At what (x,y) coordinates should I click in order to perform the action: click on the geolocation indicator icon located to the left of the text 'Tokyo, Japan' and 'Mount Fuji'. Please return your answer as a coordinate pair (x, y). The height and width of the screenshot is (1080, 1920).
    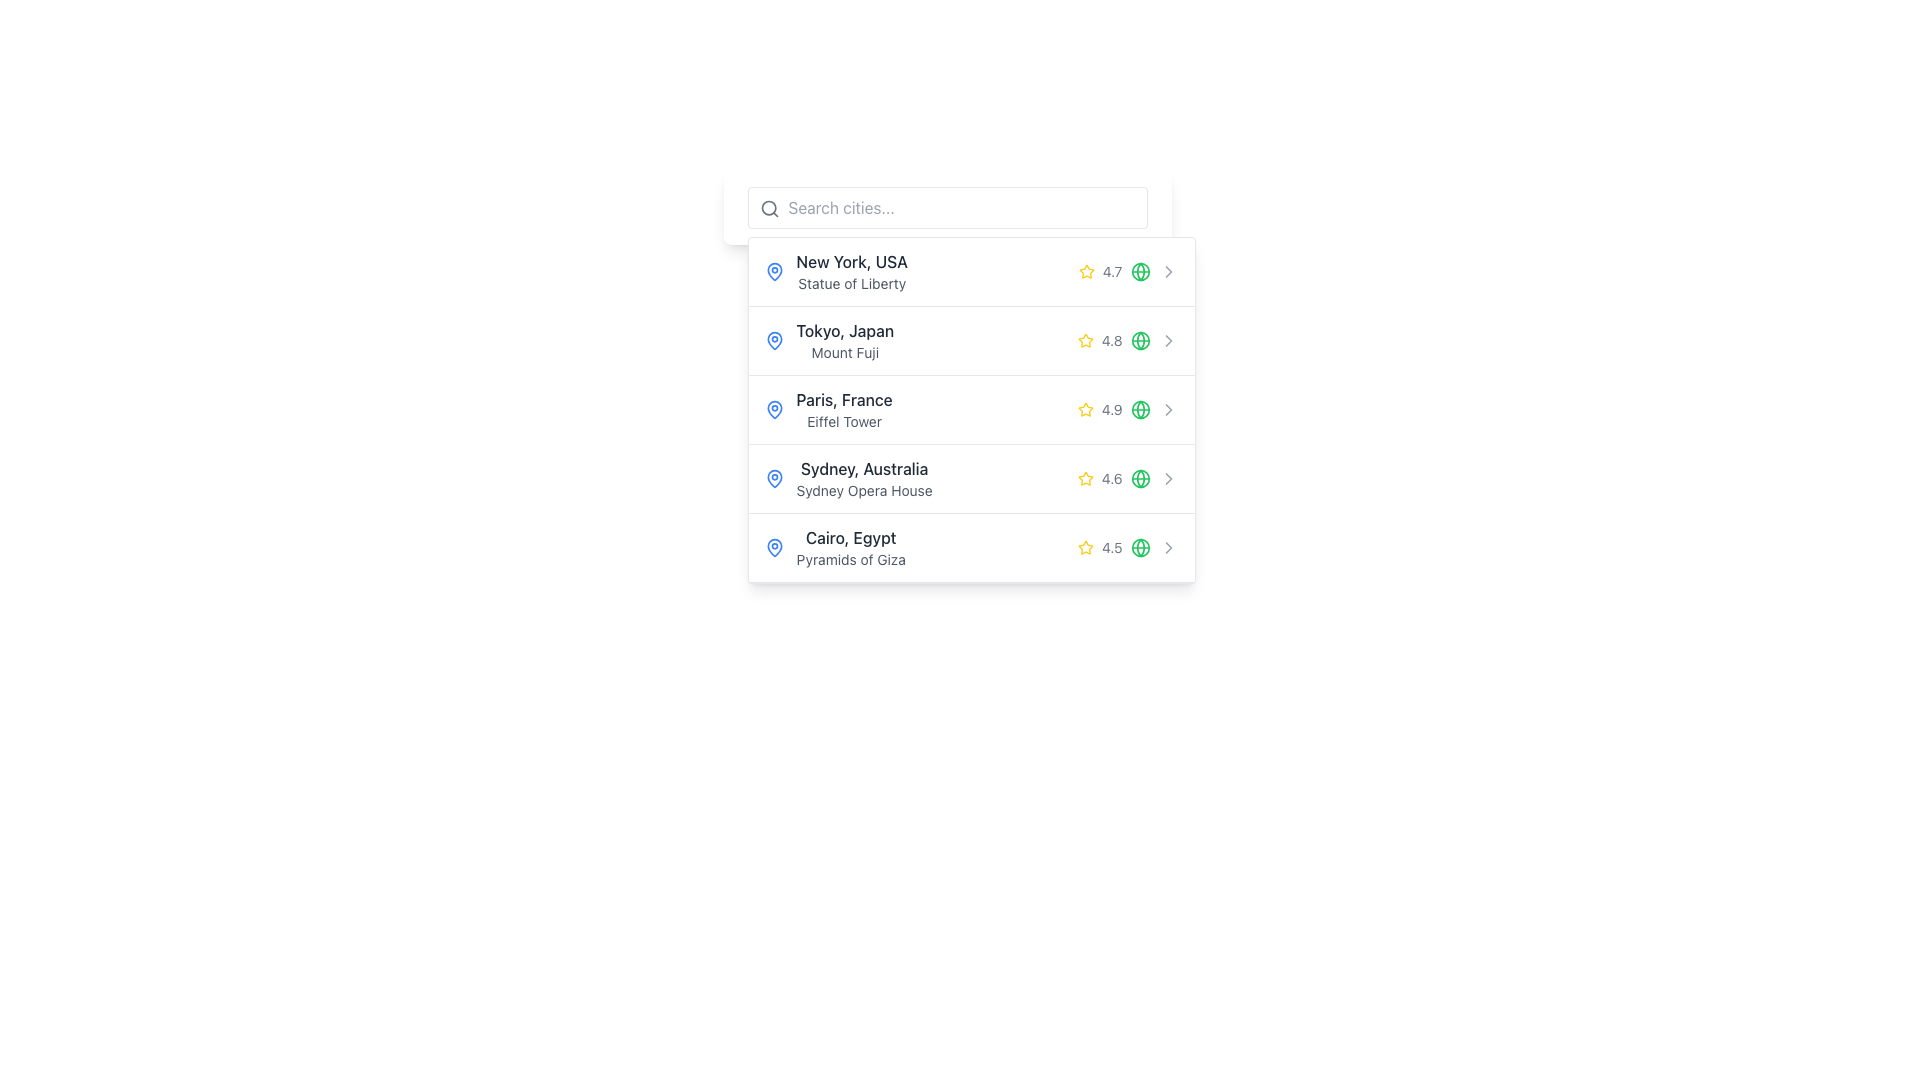
    Looking at the image, I should click on (773, 339).